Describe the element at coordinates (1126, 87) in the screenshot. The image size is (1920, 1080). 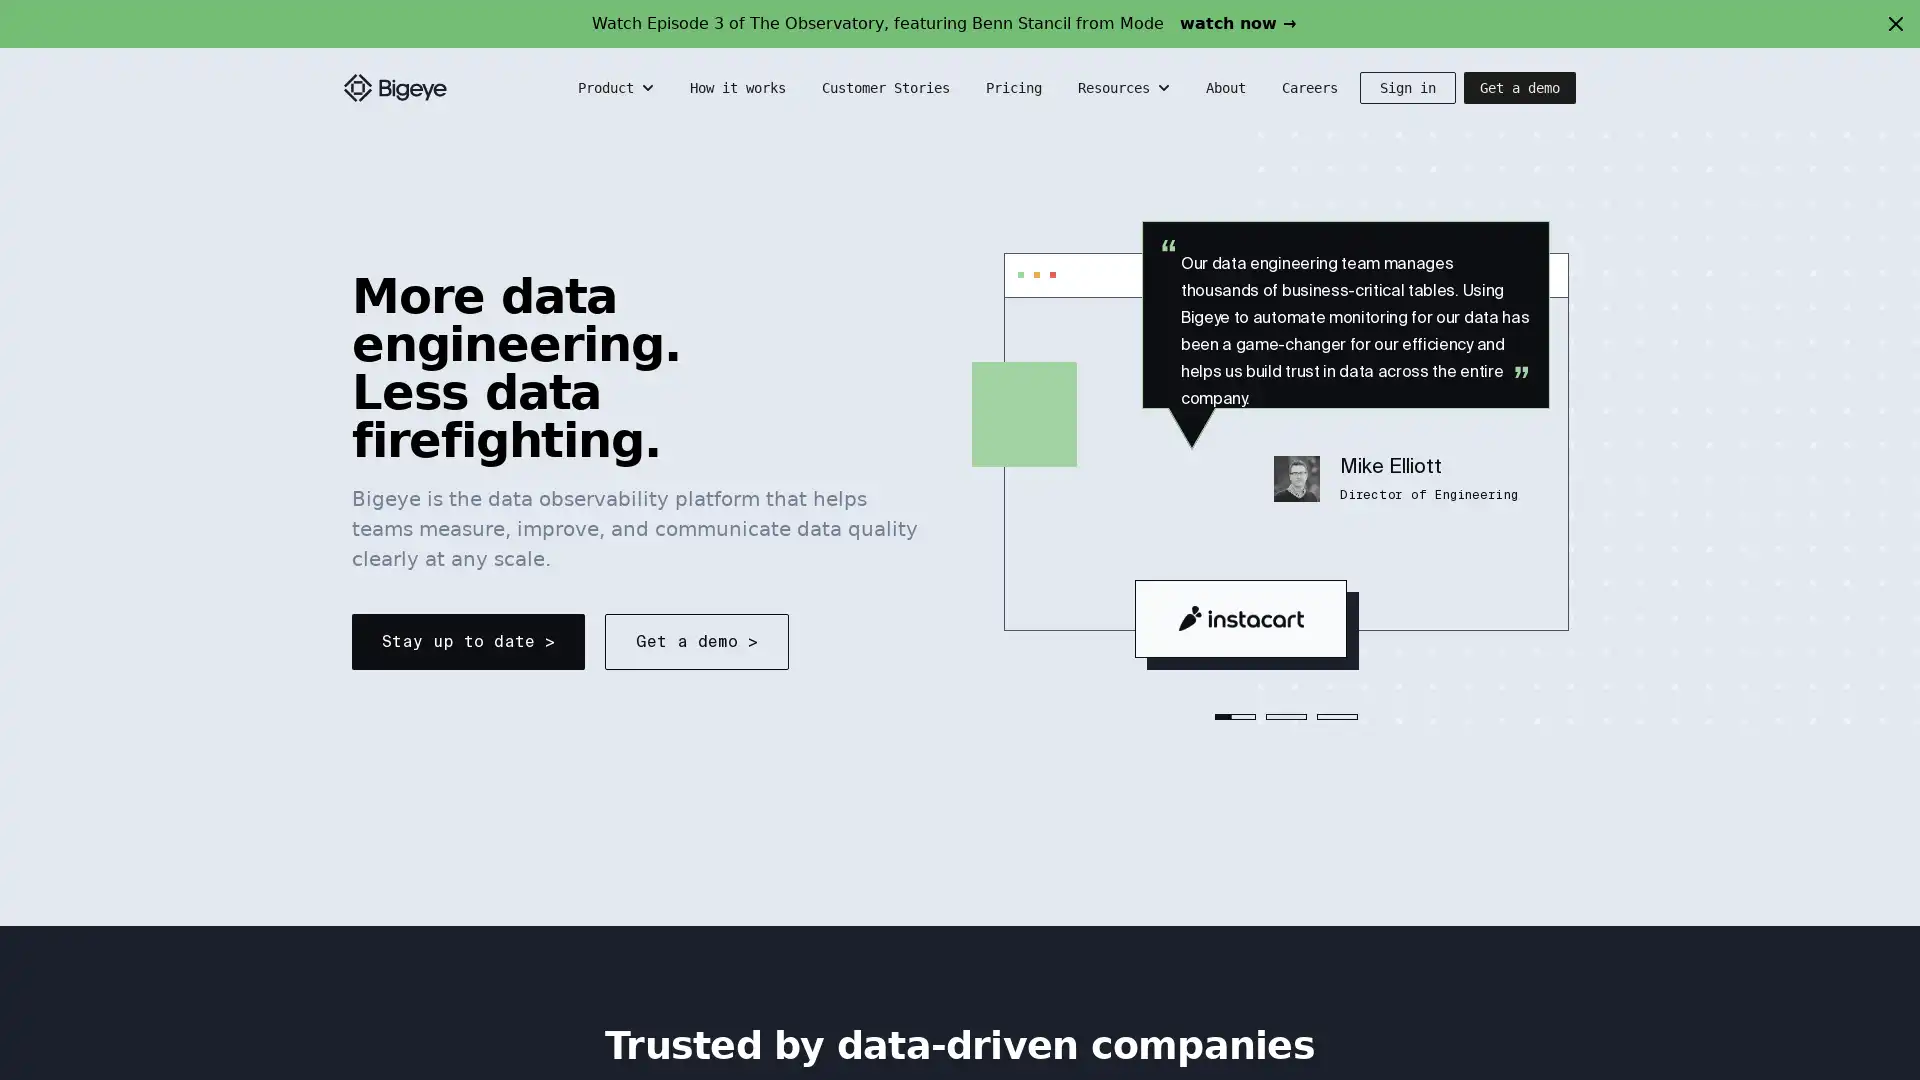
I see `Resources` at that location.